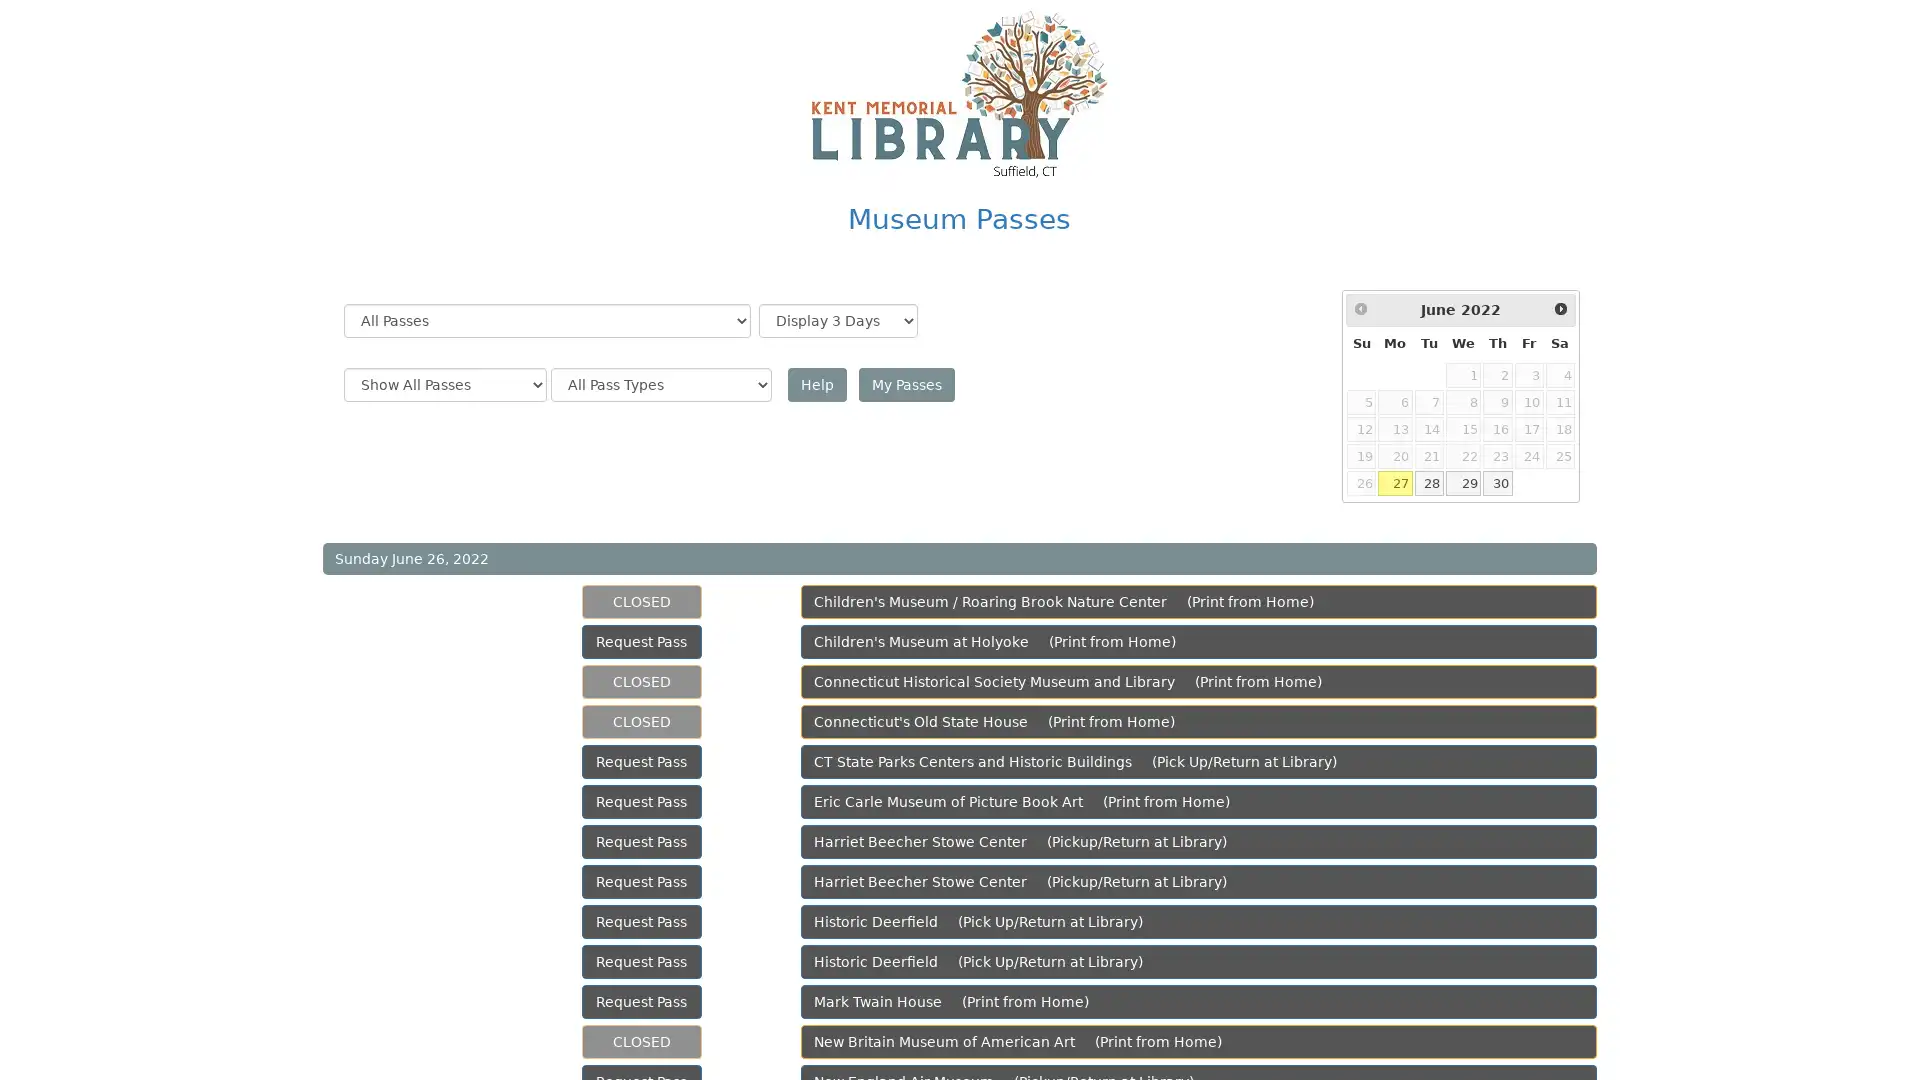 The height and width of the screenshot is (1080, 1920). Describe the element at coordinates (1198, 1040) in the screenshot. I see `New Britain Museum of American Art     (Print from Home)` at that location.